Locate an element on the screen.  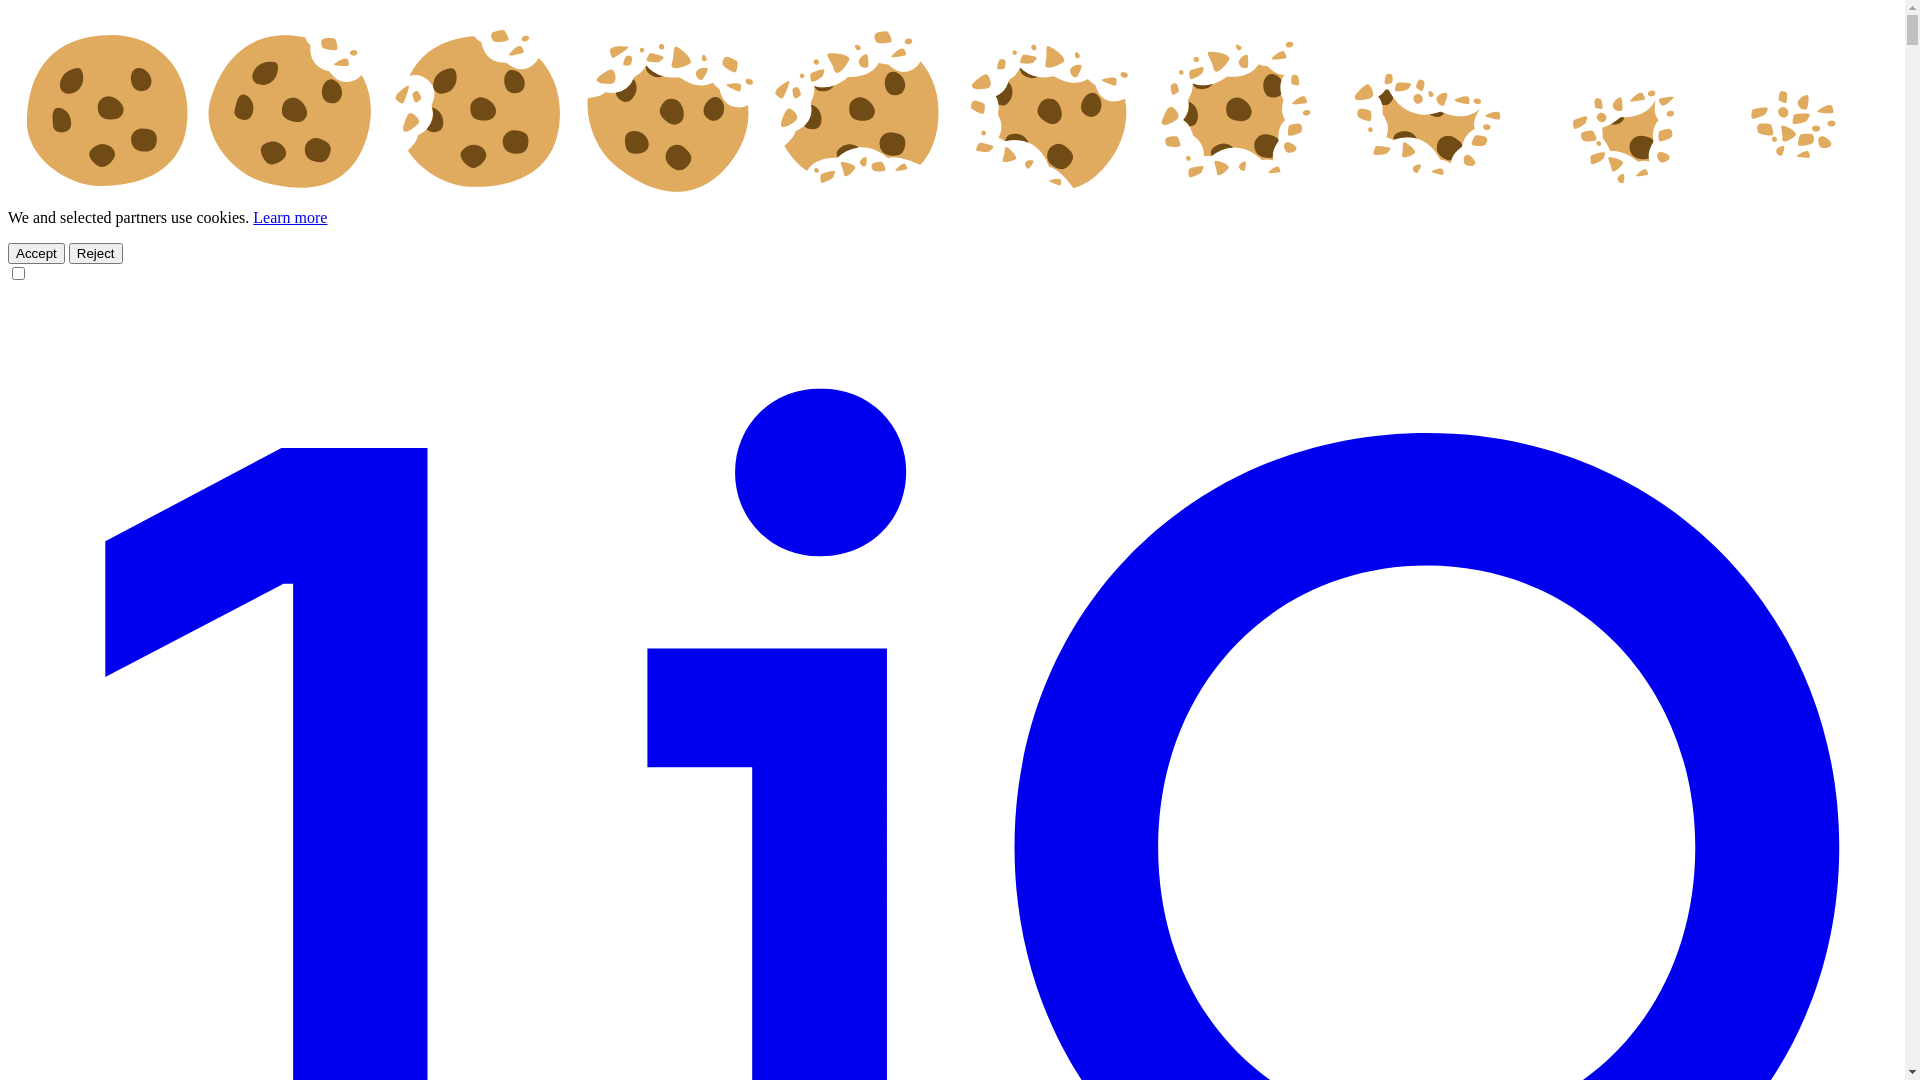
'Learn more' is located at coordinates (288, 217).